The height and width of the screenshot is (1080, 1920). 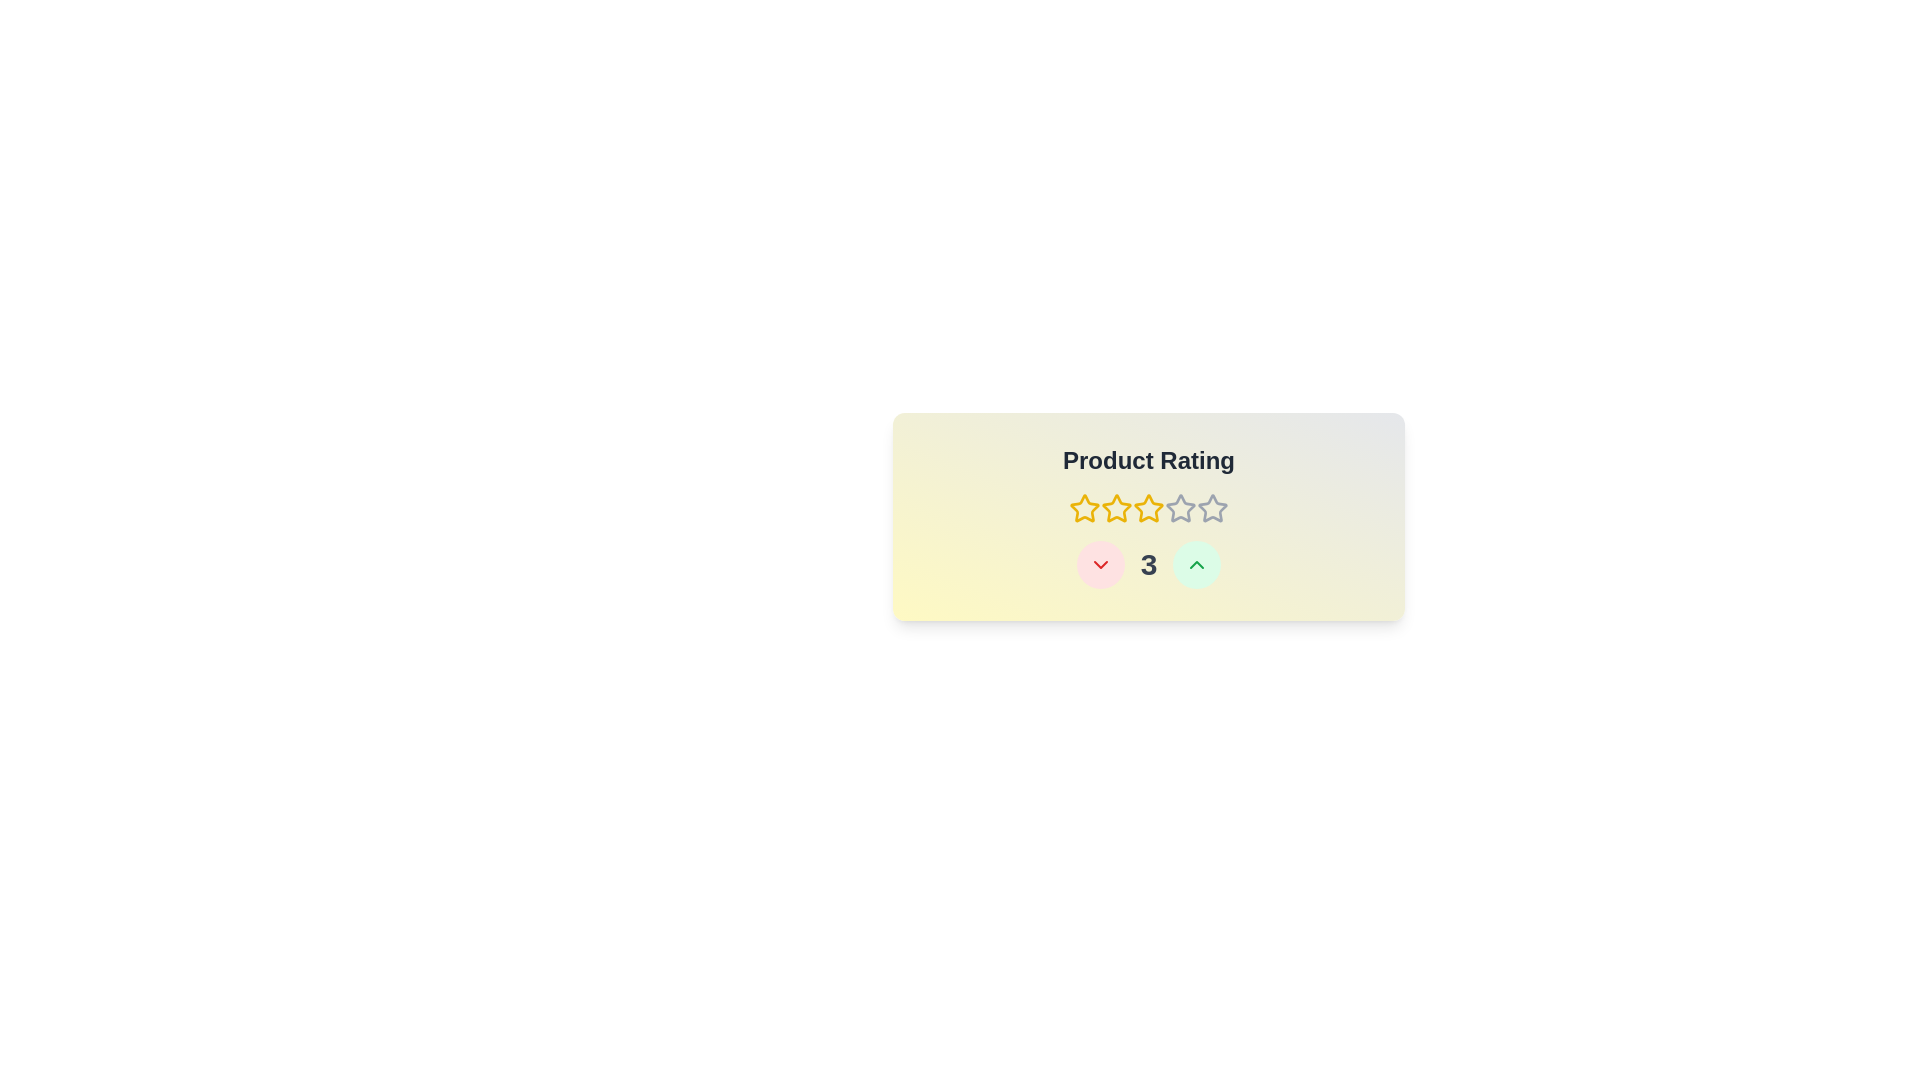 I want to click on the fourth star icon in the product rating section which allows users to assign a rating, so click(x=1148, y=508).